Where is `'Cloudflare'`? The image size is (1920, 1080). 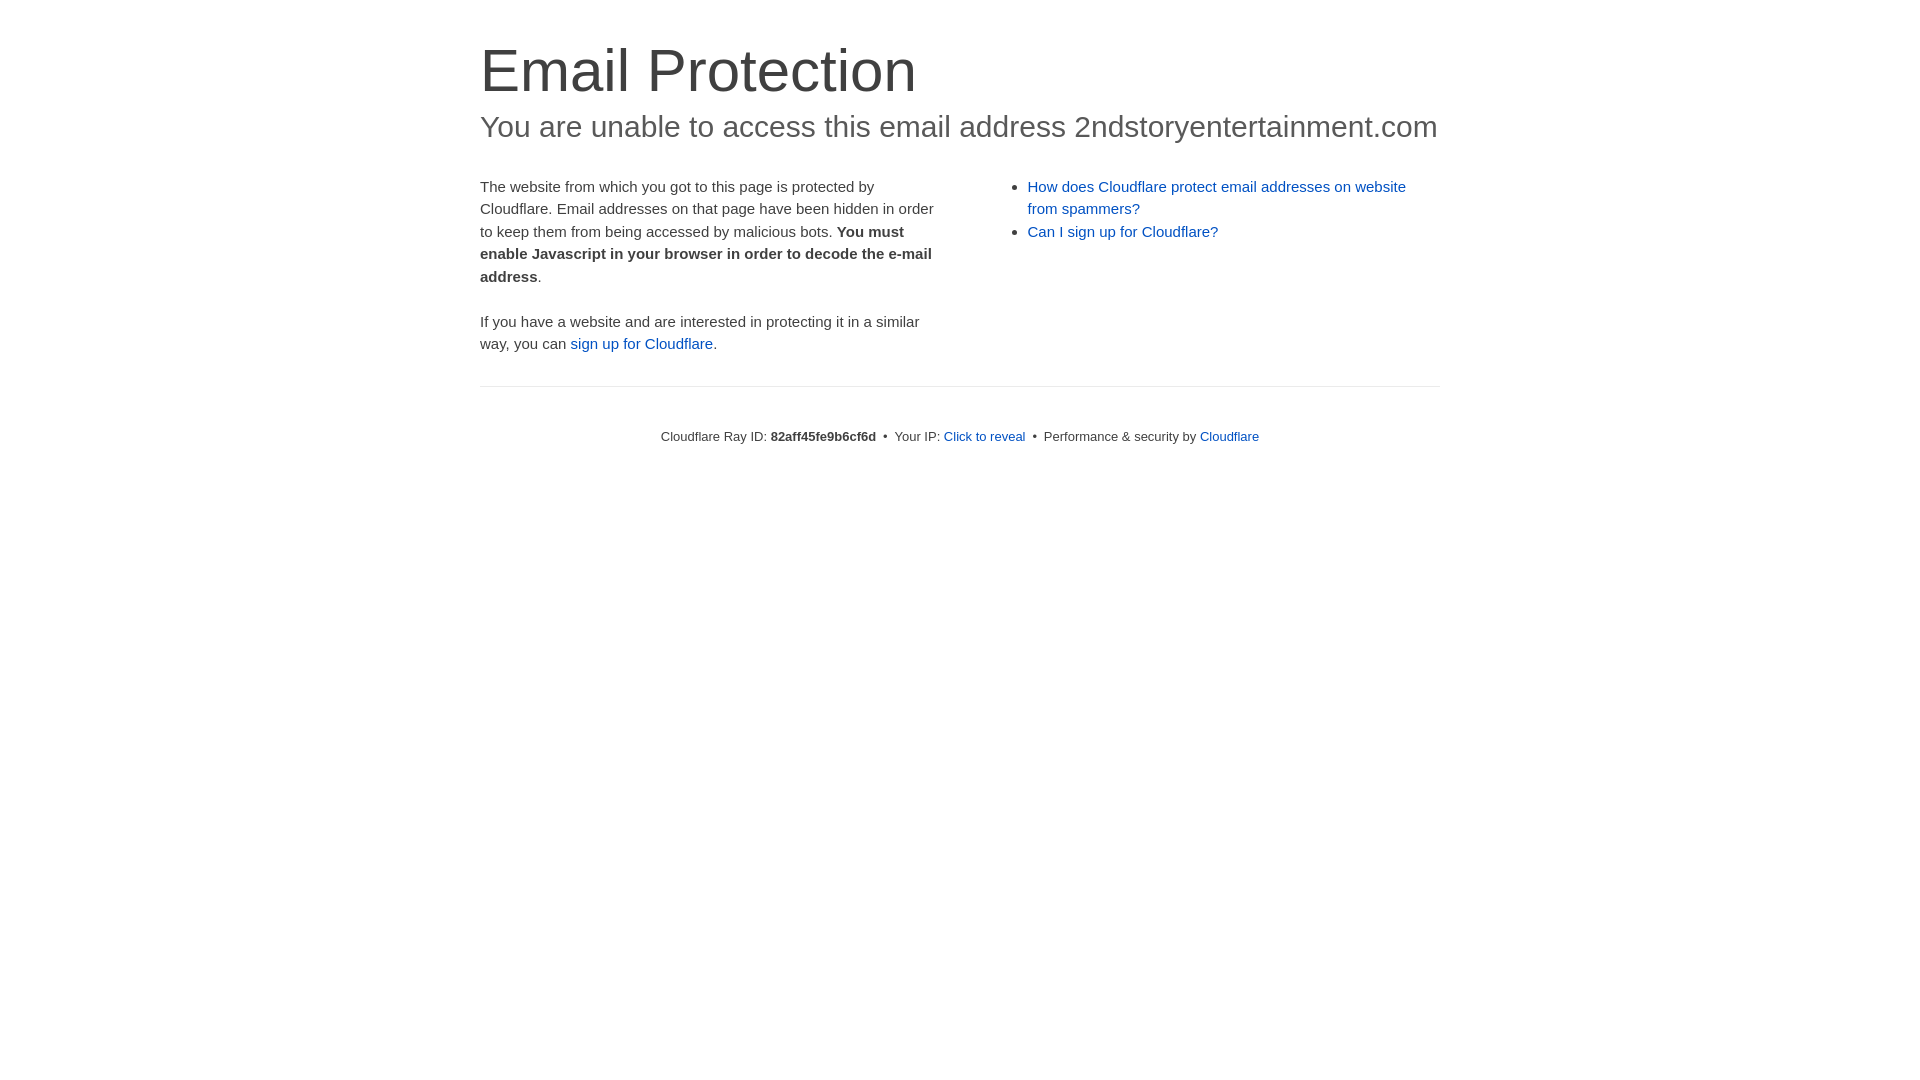 'Cloudflare' is located at coordinates (1228, 435).